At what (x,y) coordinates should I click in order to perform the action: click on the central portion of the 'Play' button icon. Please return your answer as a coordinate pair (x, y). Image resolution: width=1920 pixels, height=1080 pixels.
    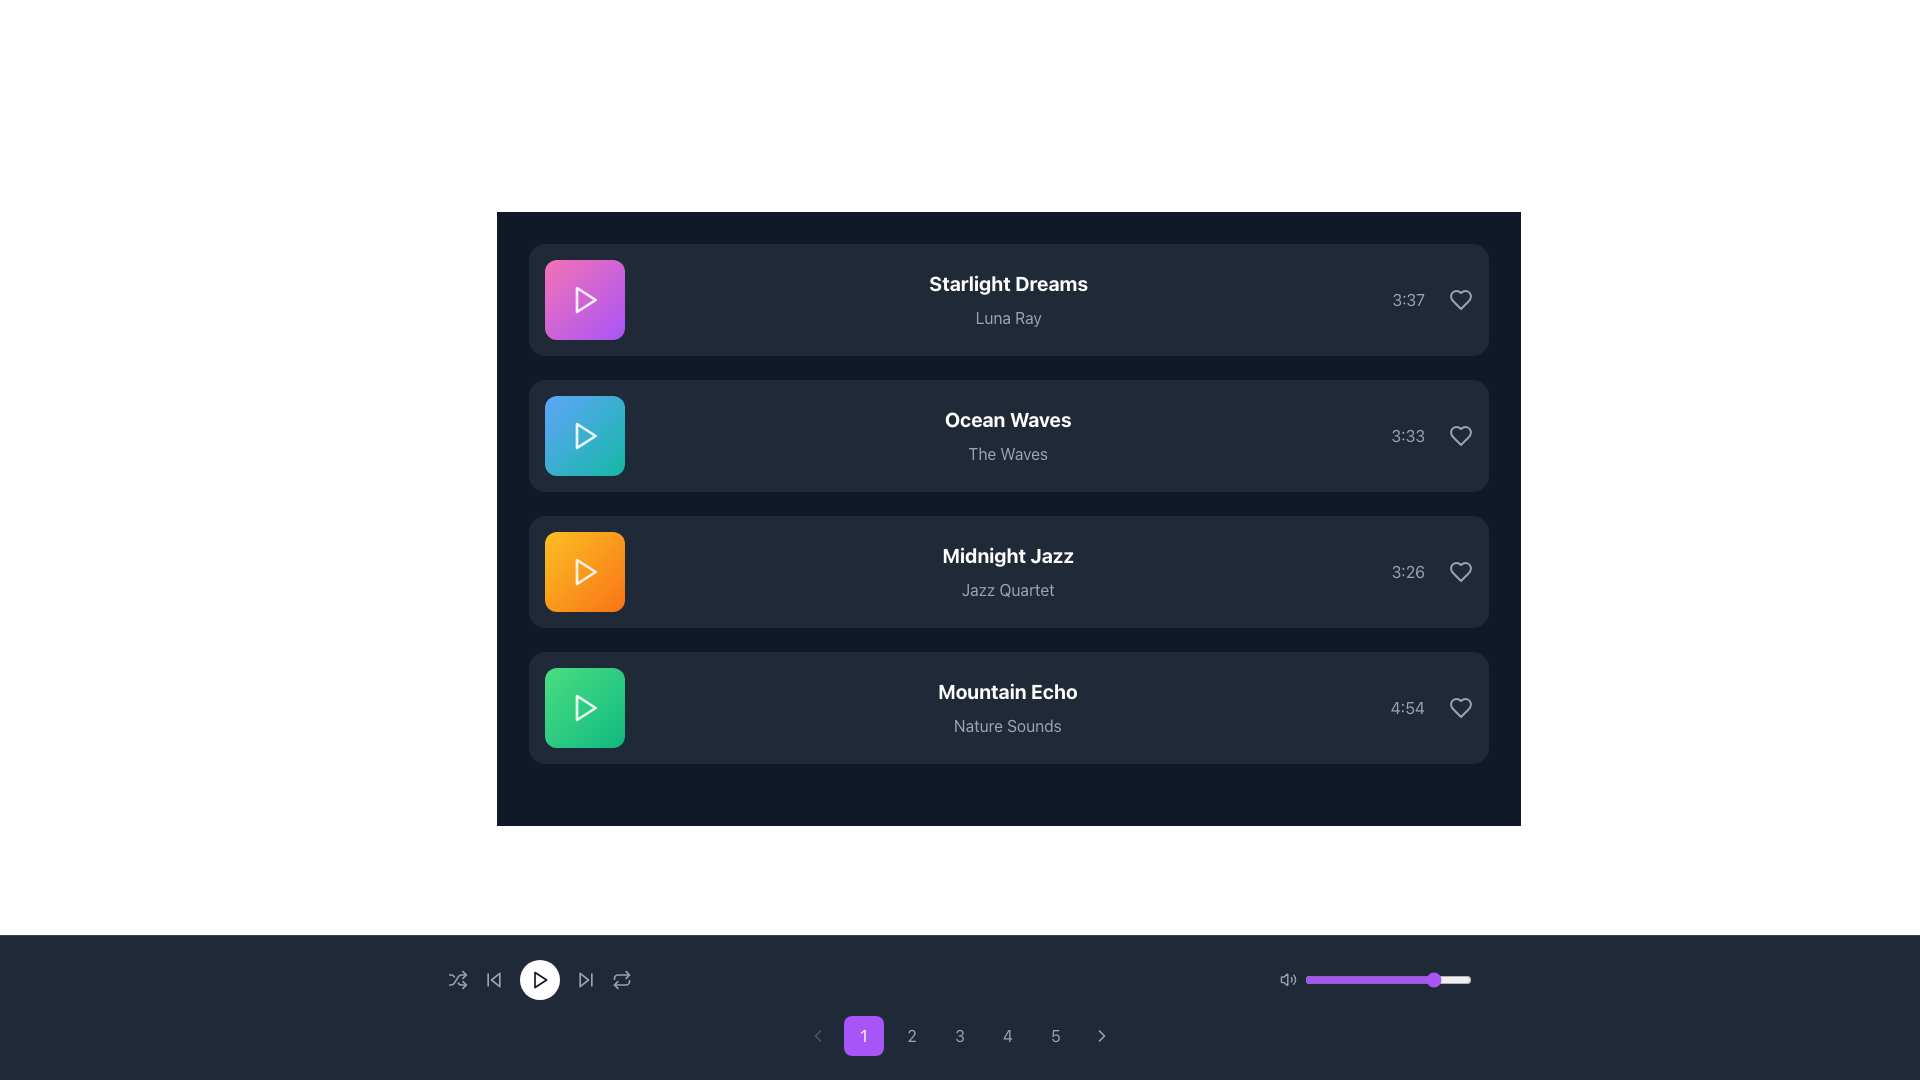
    Looking at the image, I should click on (540, 978).